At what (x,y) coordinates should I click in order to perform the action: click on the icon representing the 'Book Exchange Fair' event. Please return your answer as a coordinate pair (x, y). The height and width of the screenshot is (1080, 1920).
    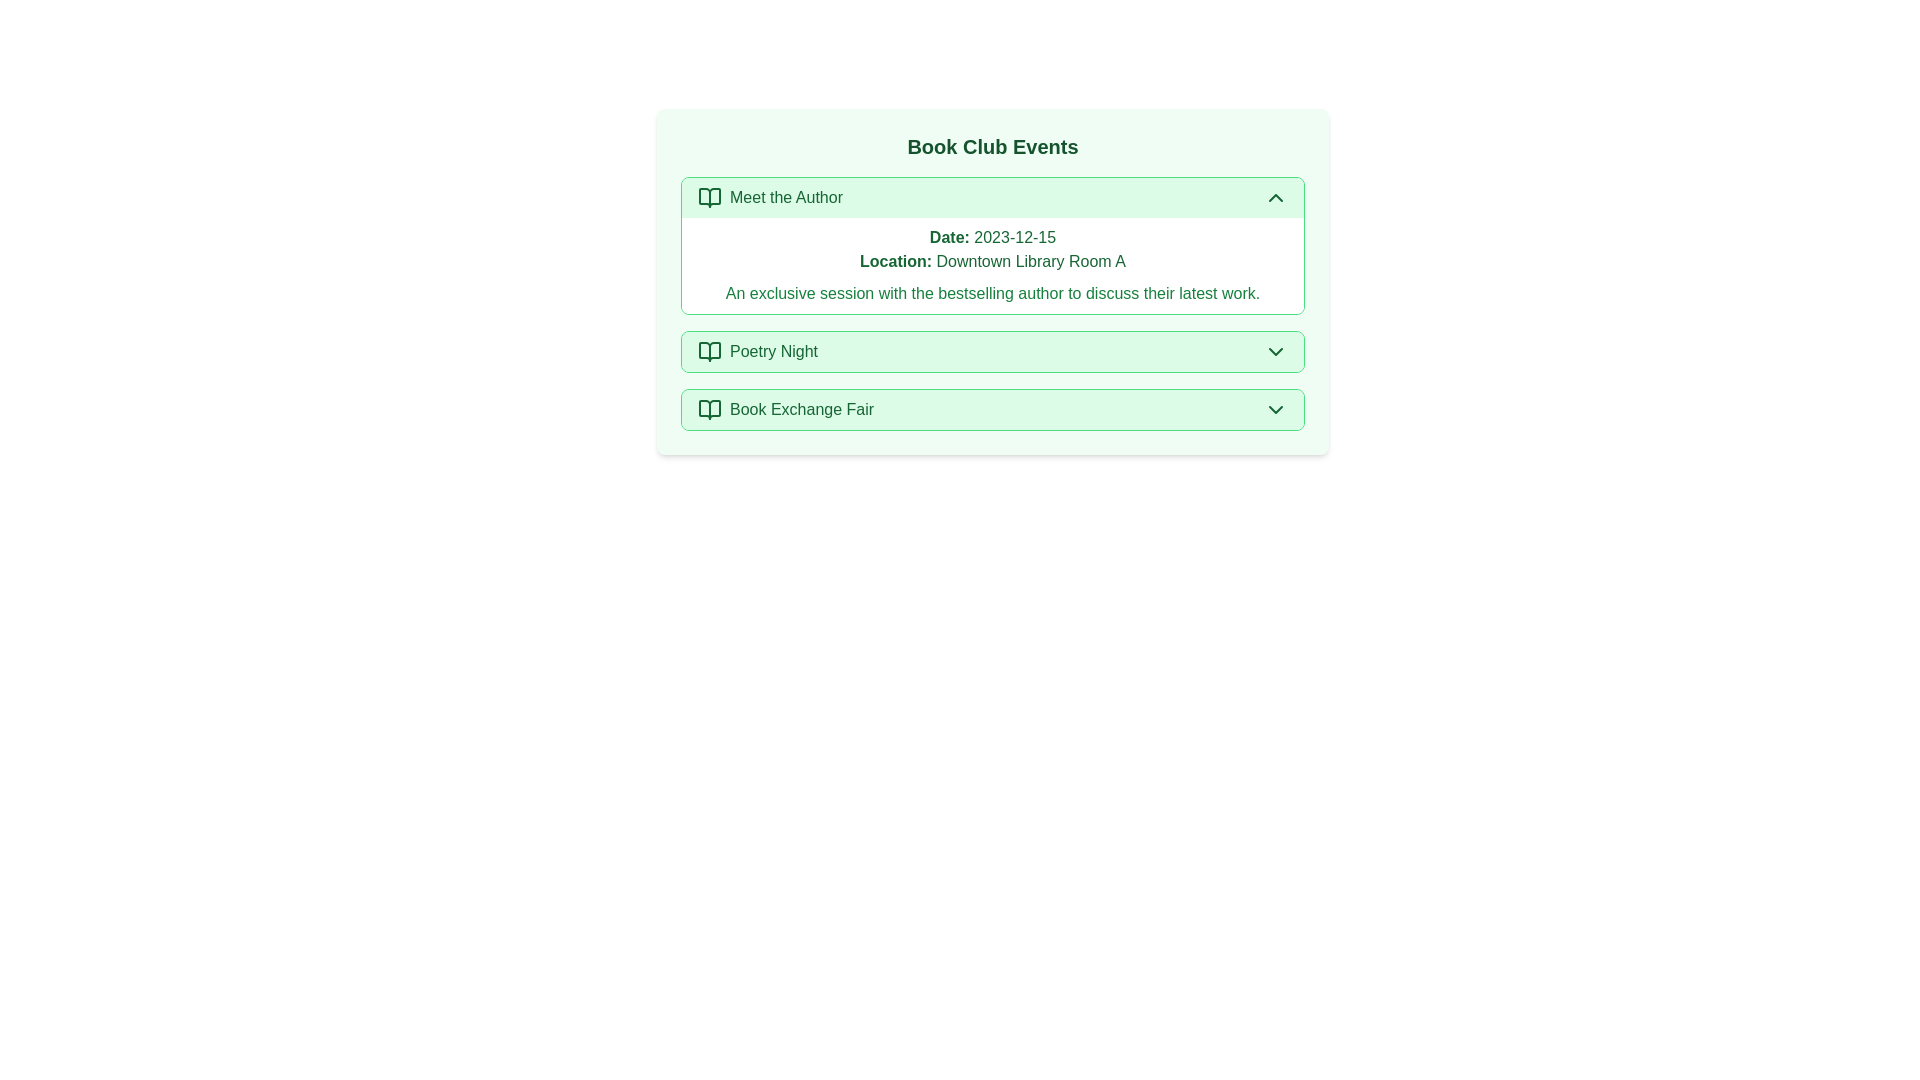
    Looking at the image, I should click on (710, 408).